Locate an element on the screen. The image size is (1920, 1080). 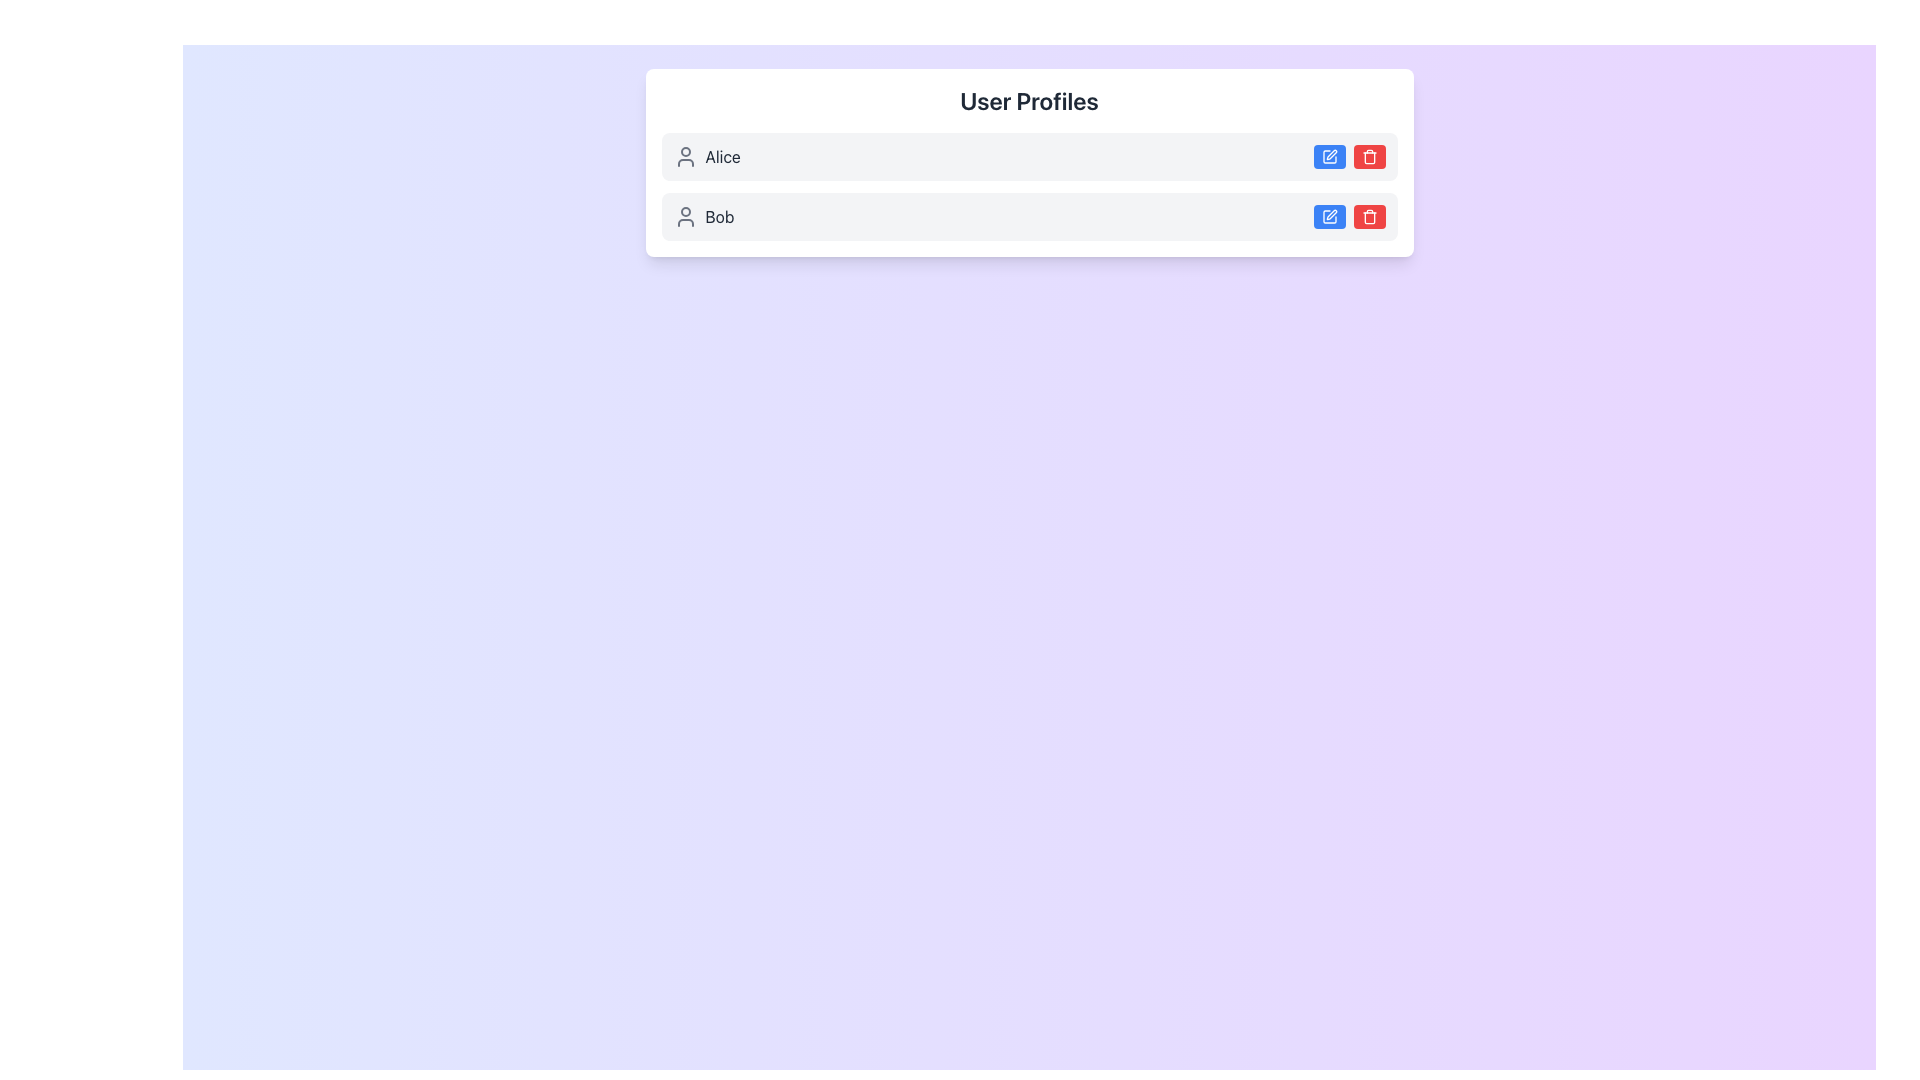
the 'Delete' button in the Horizontal Button Group located on the far right side of the second row of user profiles for 'Bob' is located at coordinates (1349, 216).